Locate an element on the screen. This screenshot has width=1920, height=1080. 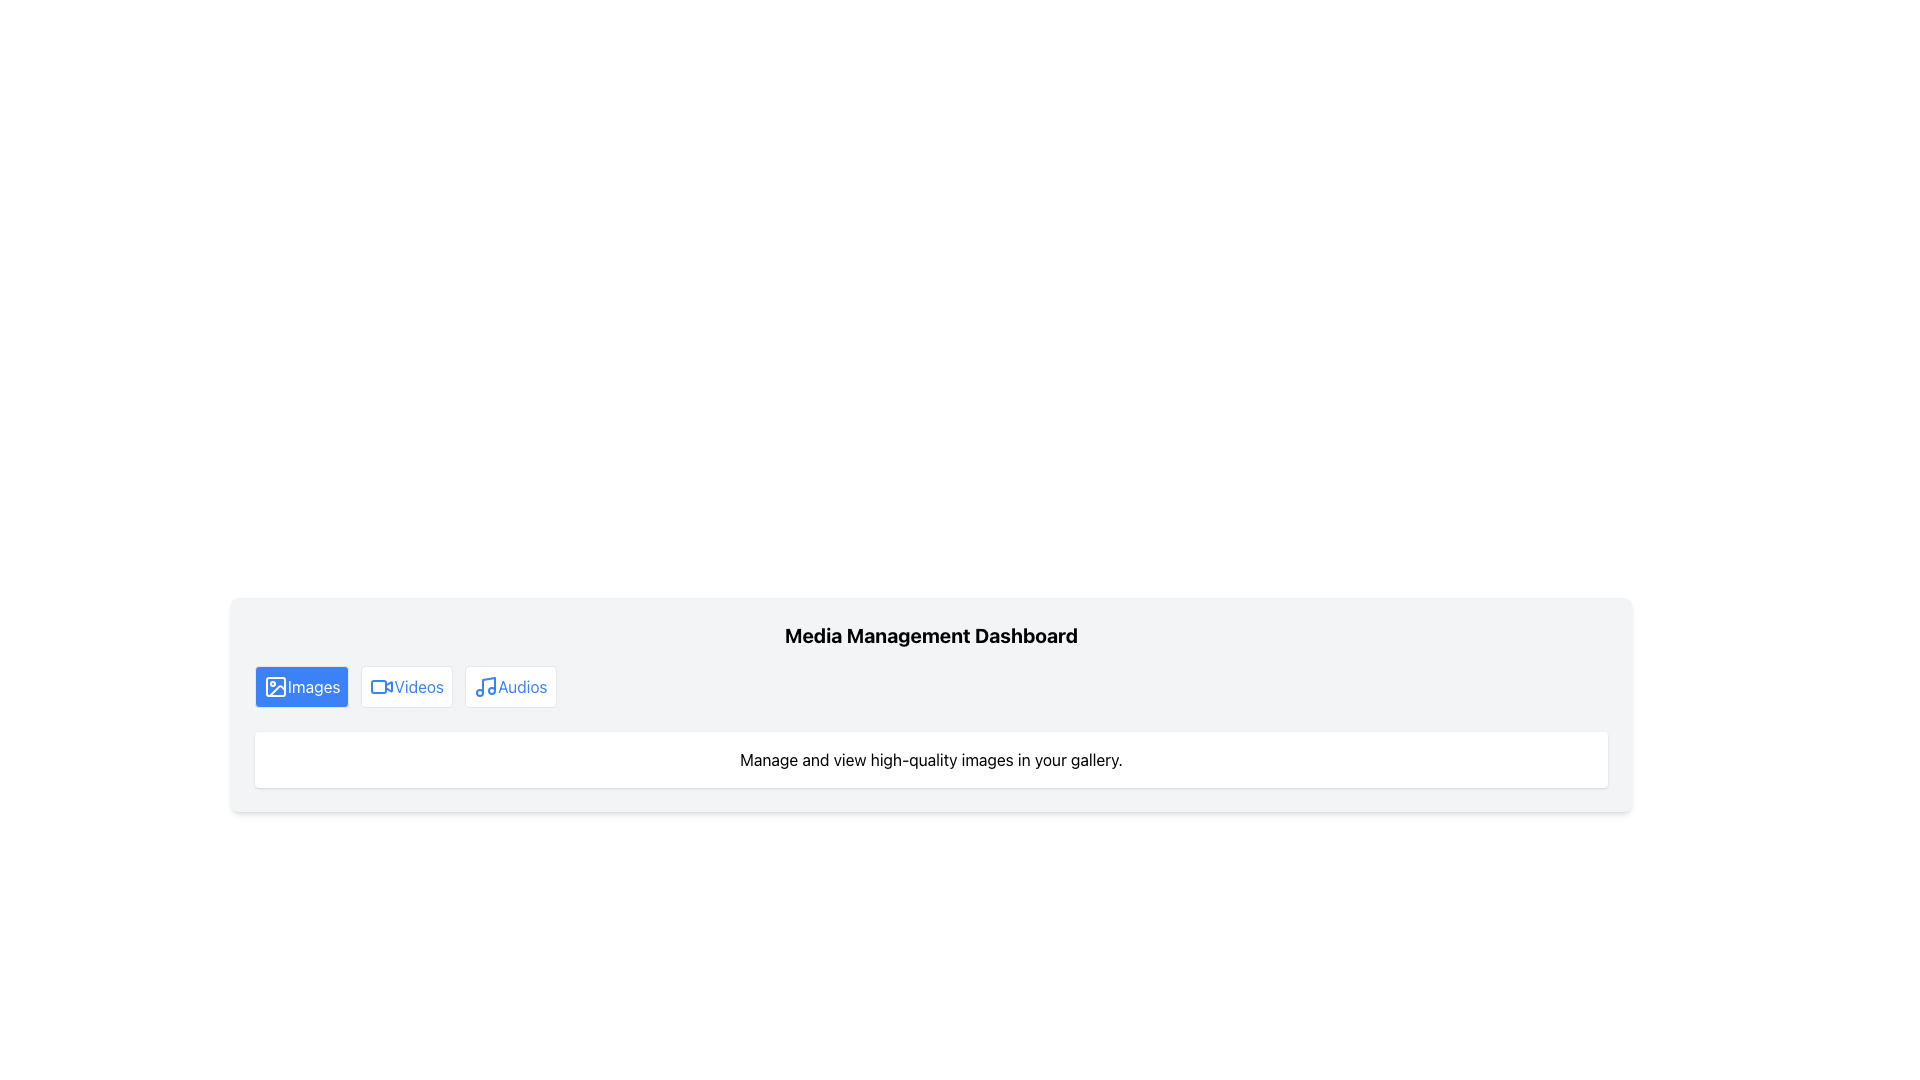
the Audios icon is located at coordinates (486, 685).